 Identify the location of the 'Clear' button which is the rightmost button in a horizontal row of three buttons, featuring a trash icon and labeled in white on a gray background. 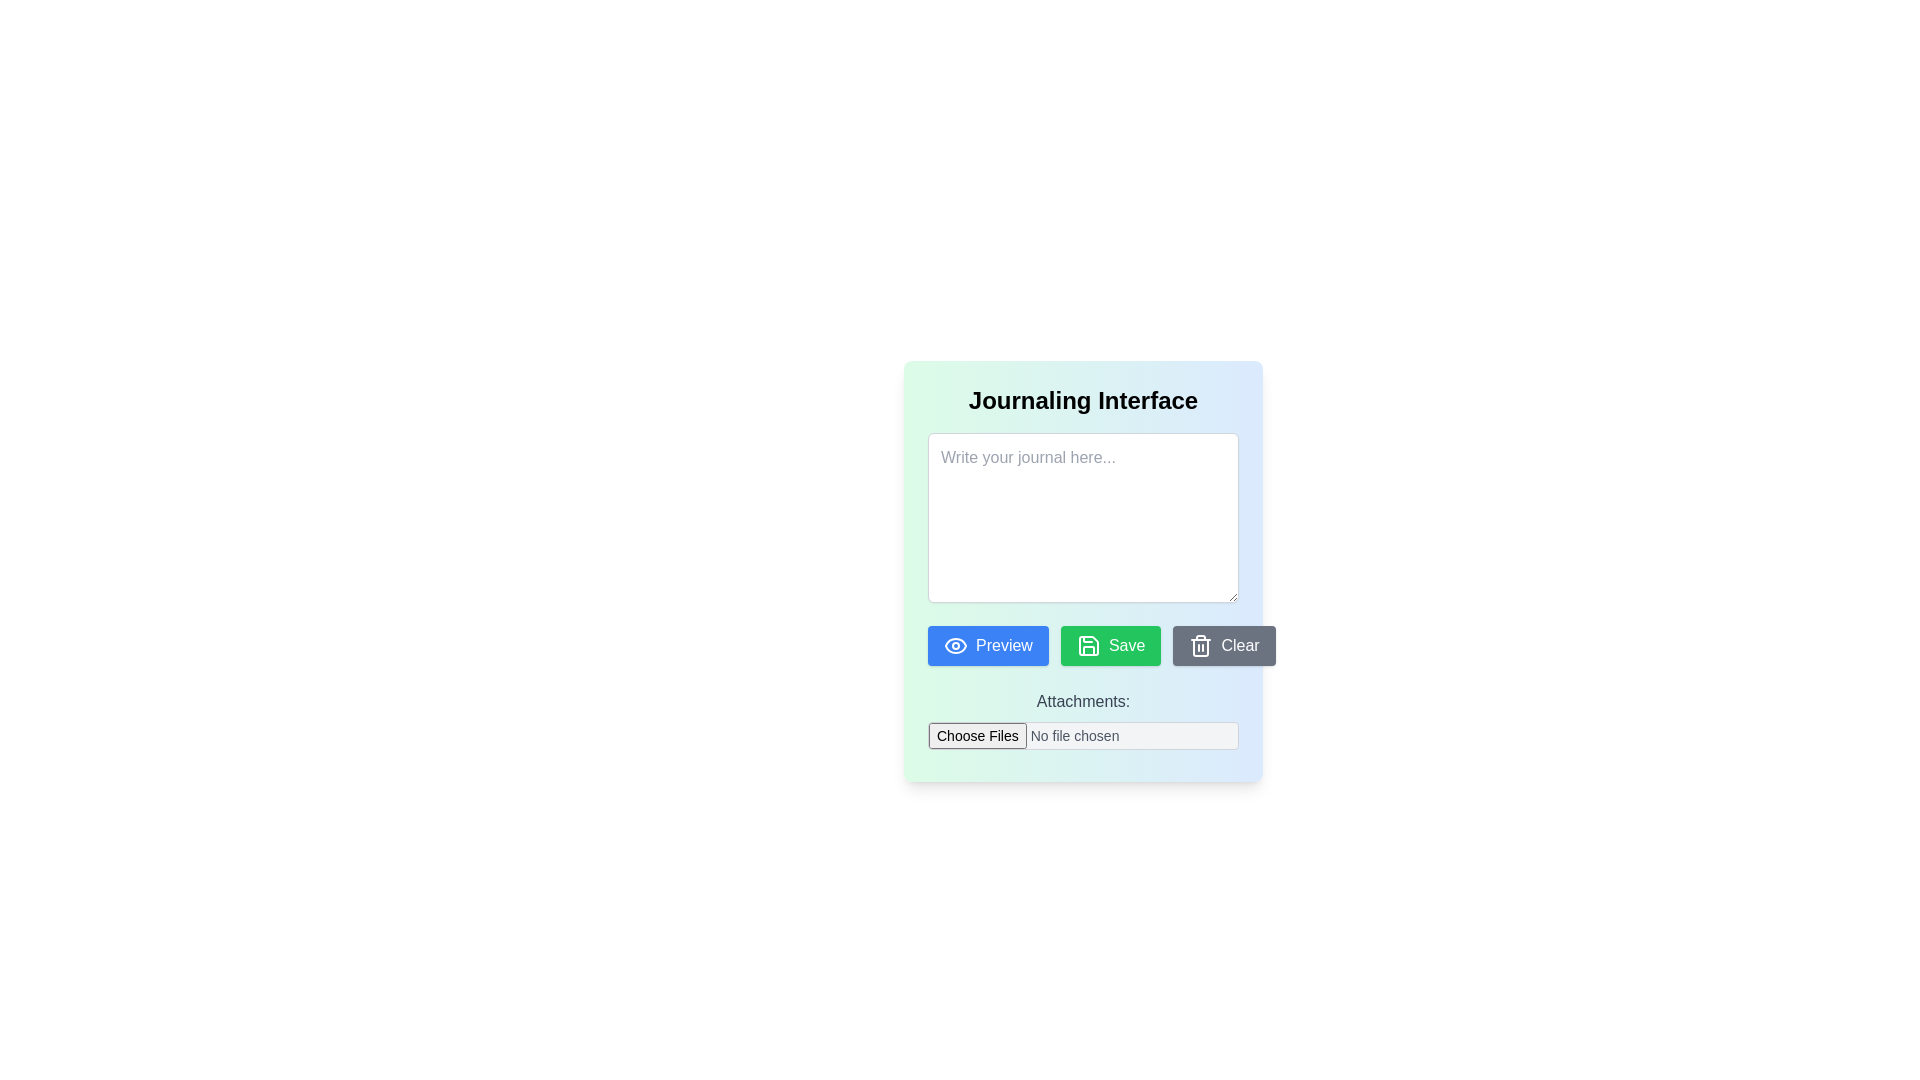
(1223, 645).